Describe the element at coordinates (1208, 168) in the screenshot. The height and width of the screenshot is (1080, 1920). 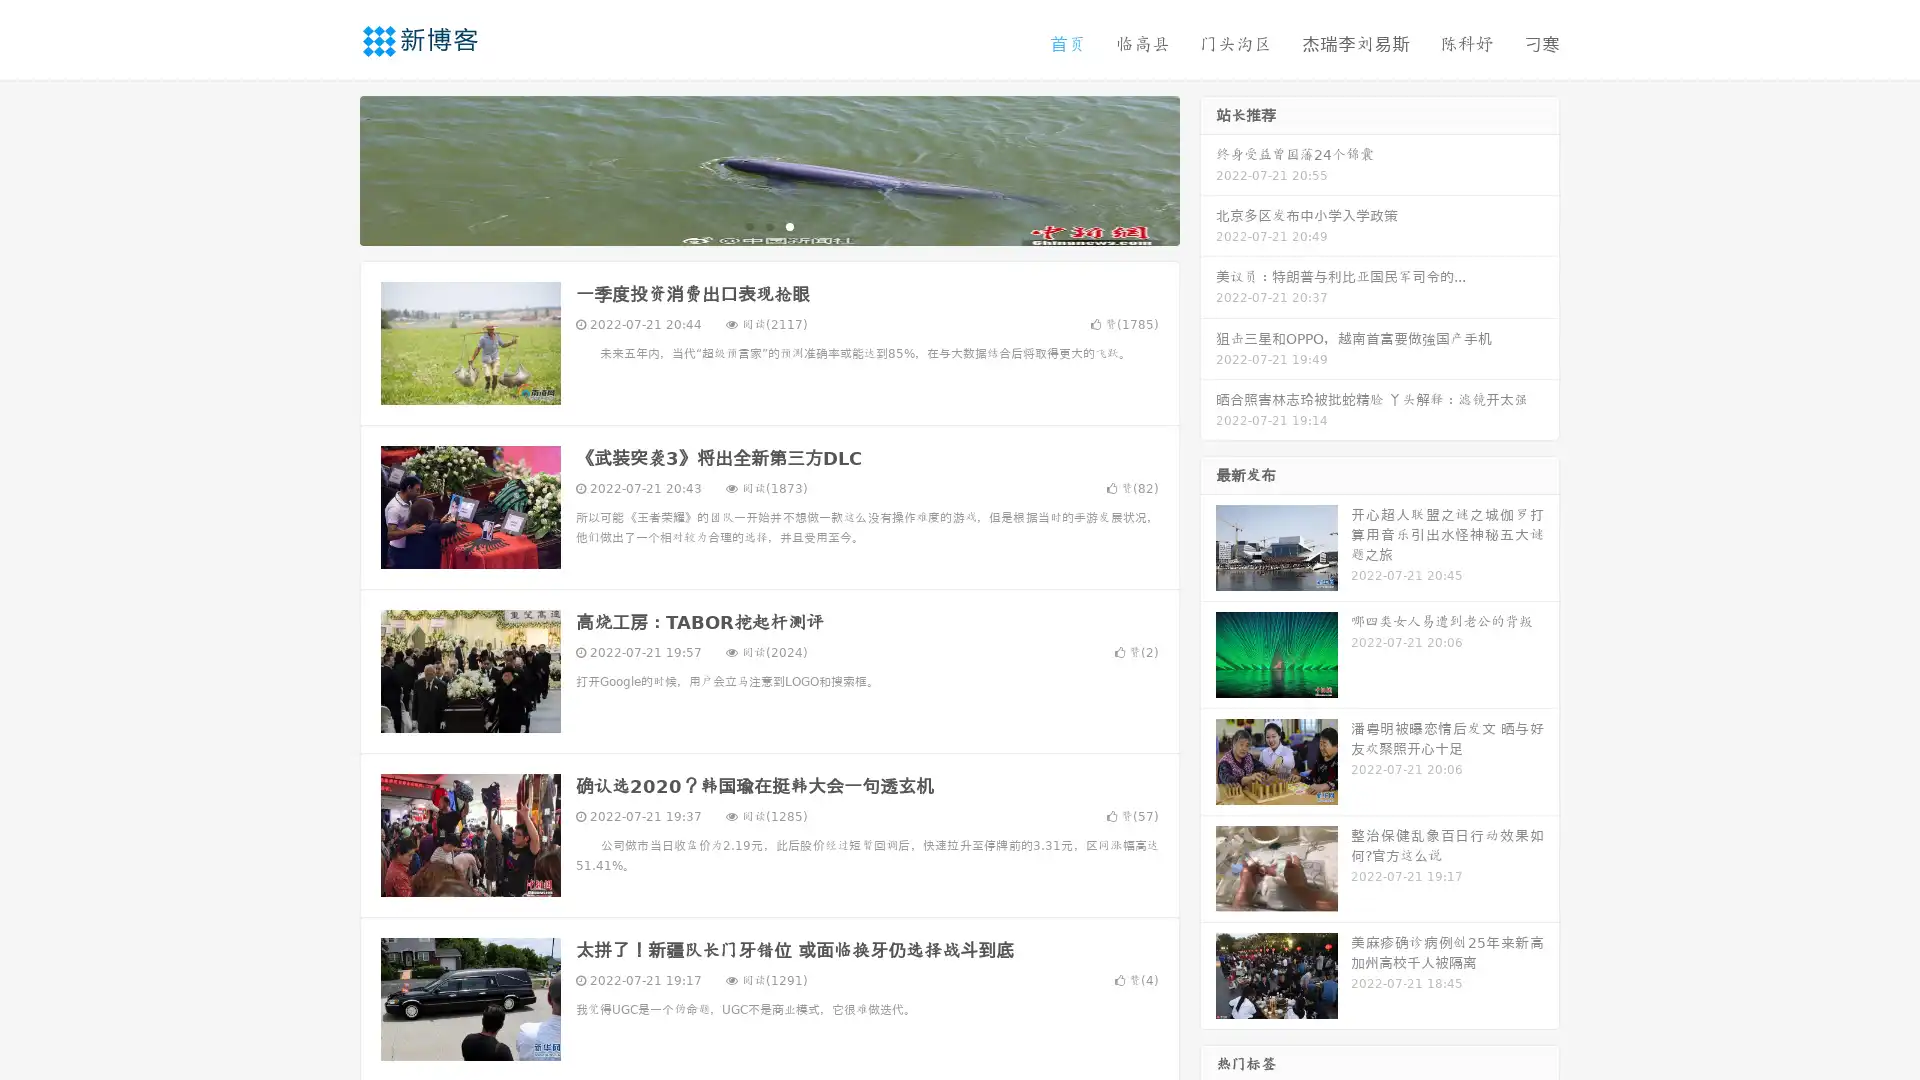
I see `Next slide` at that location.